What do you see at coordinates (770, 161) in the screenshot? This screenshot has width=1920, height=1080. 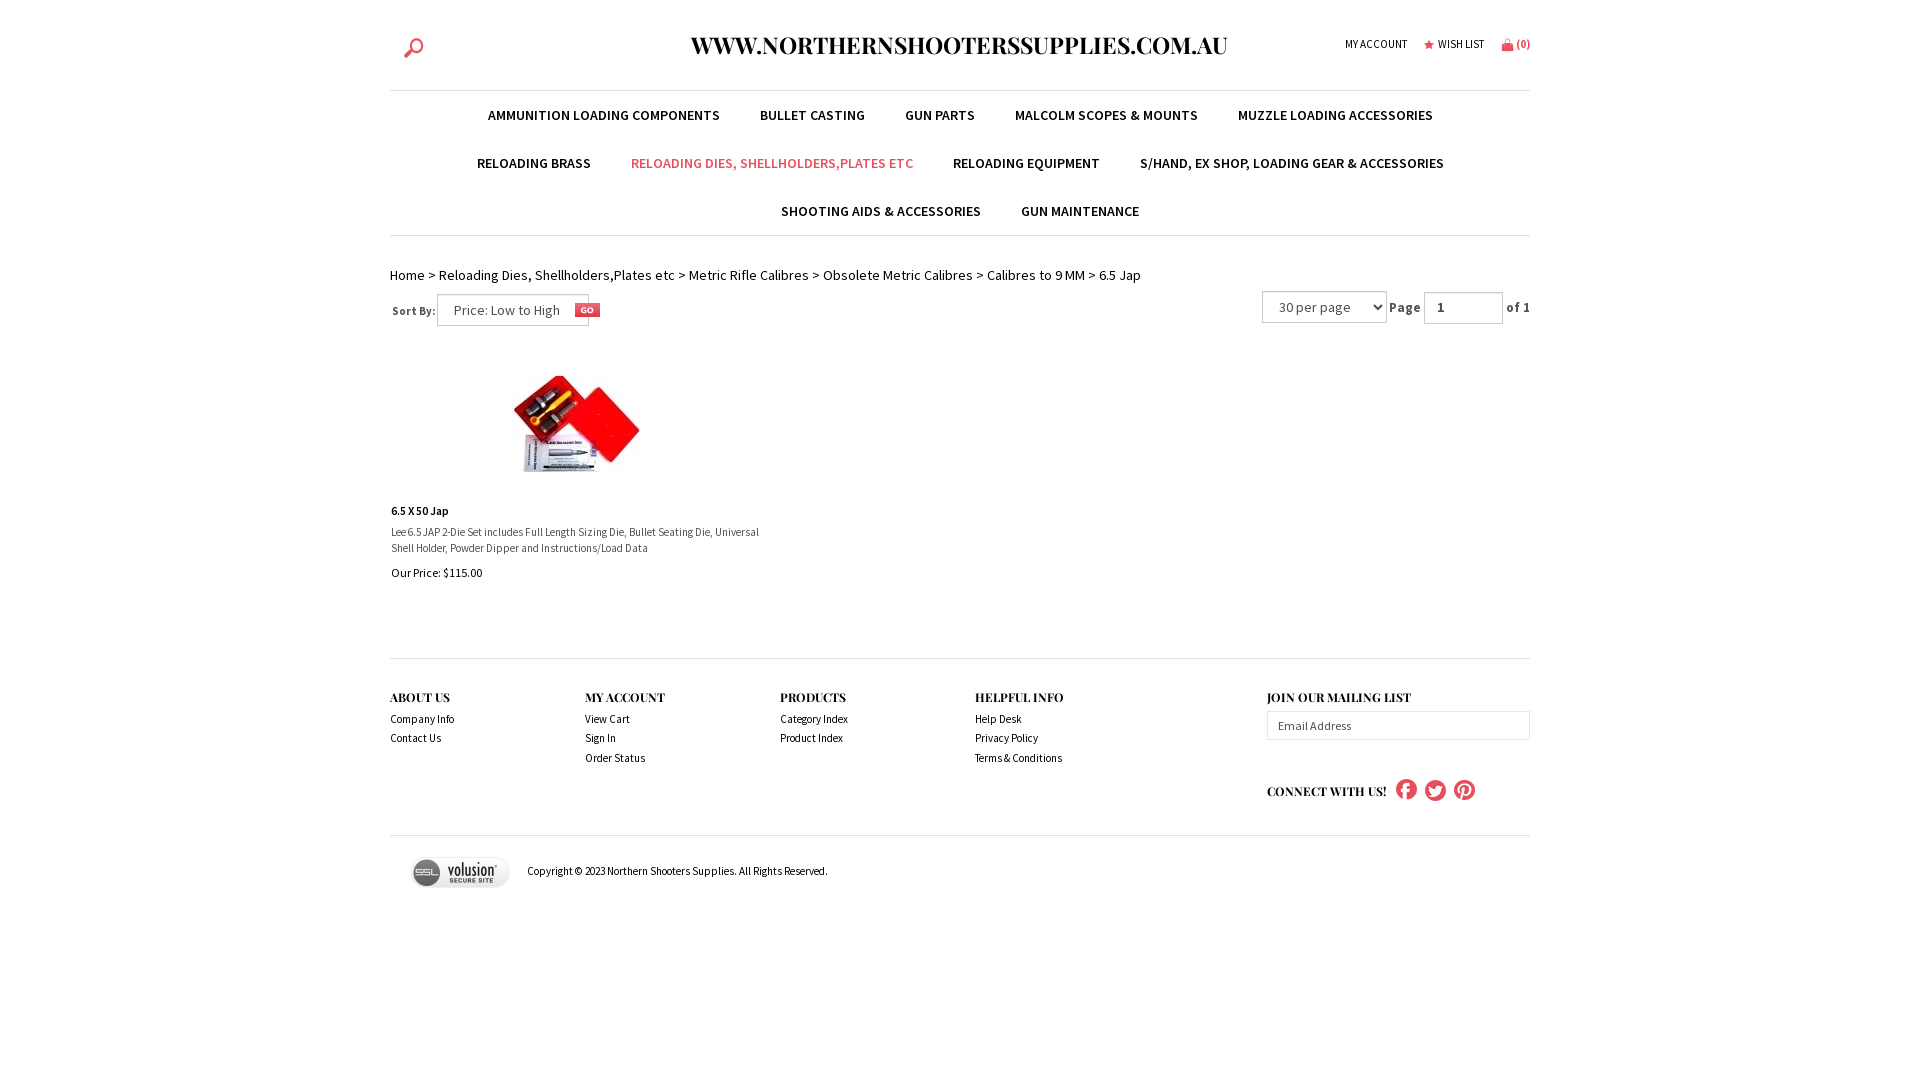 I see `'RELOADING DIES, SHELLHOLDERS,PLATES ETC'` at bounding box center [770, 161].